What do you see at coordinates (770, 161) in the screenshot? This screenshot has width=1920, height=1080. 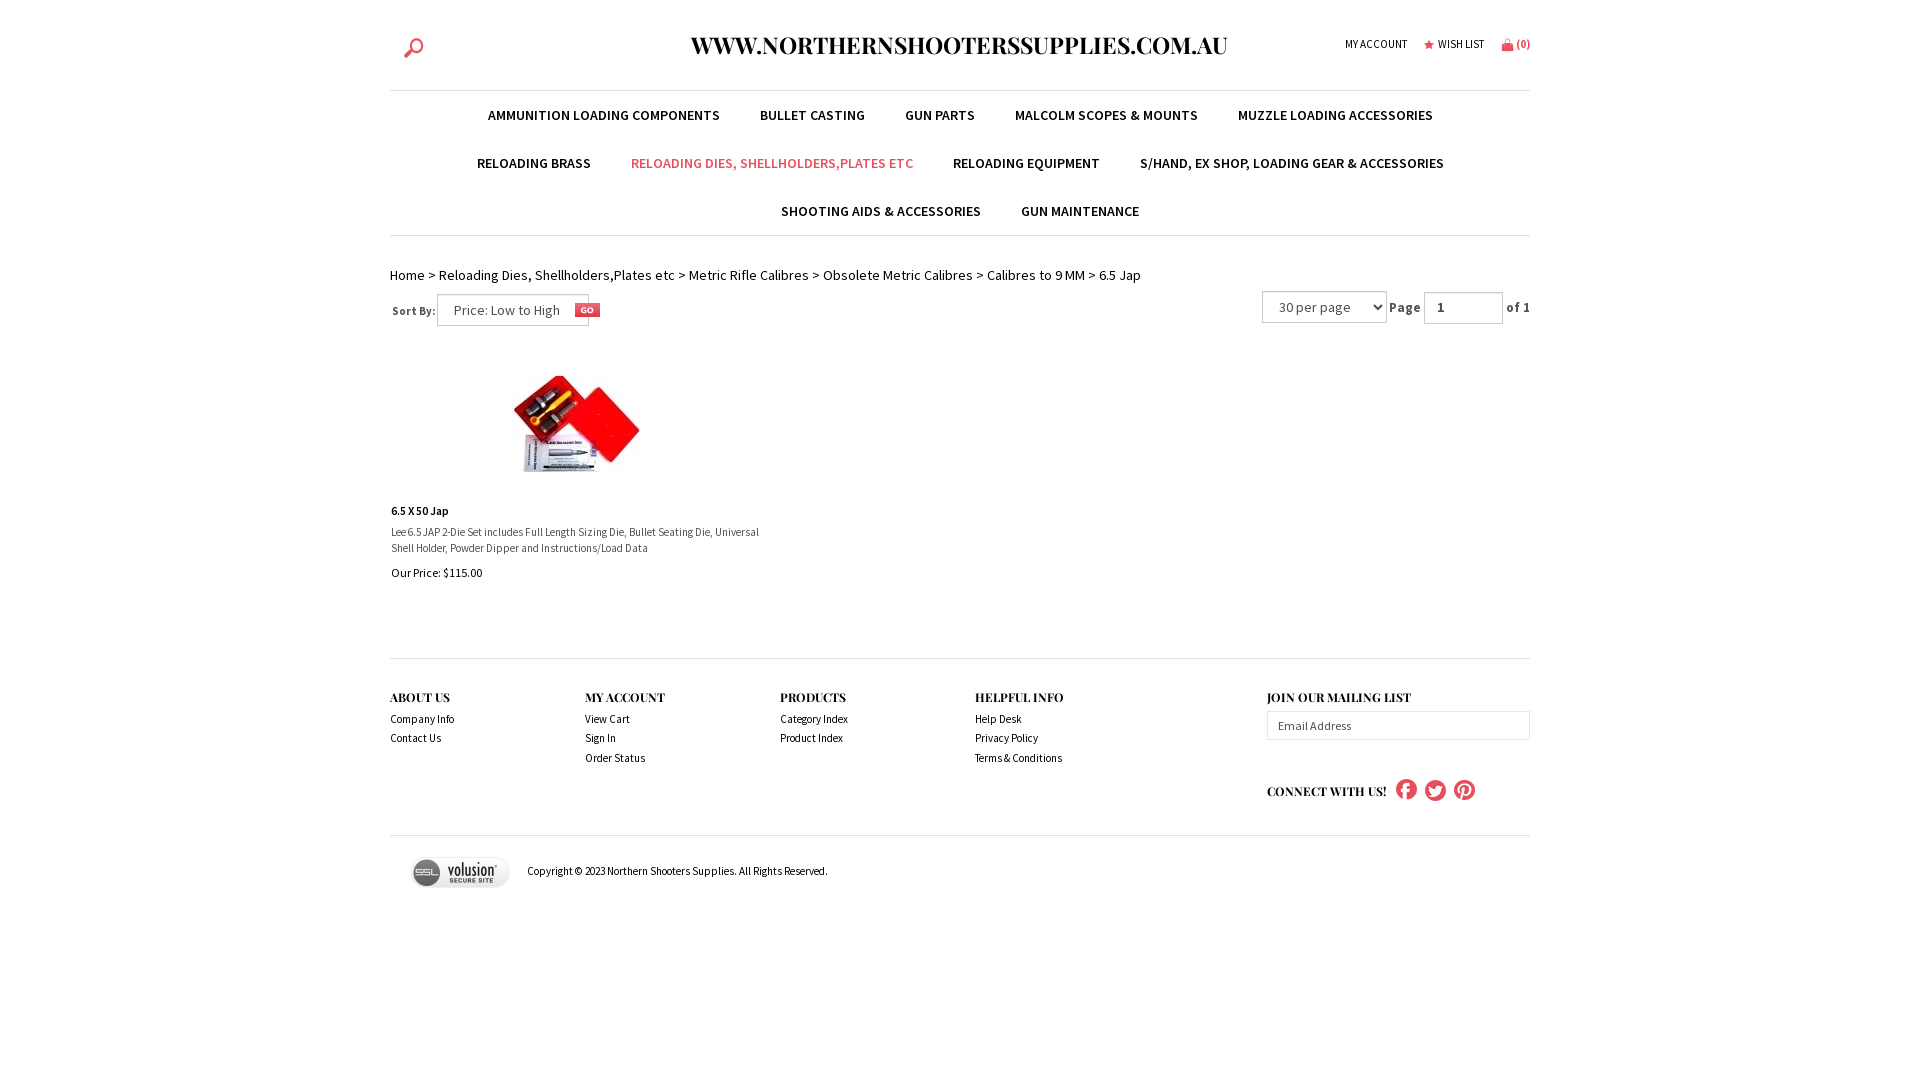 I see `'RELOADING DIES, SHELLHOLDERS,PLATES ETC'` at bounding box center [770, 161].